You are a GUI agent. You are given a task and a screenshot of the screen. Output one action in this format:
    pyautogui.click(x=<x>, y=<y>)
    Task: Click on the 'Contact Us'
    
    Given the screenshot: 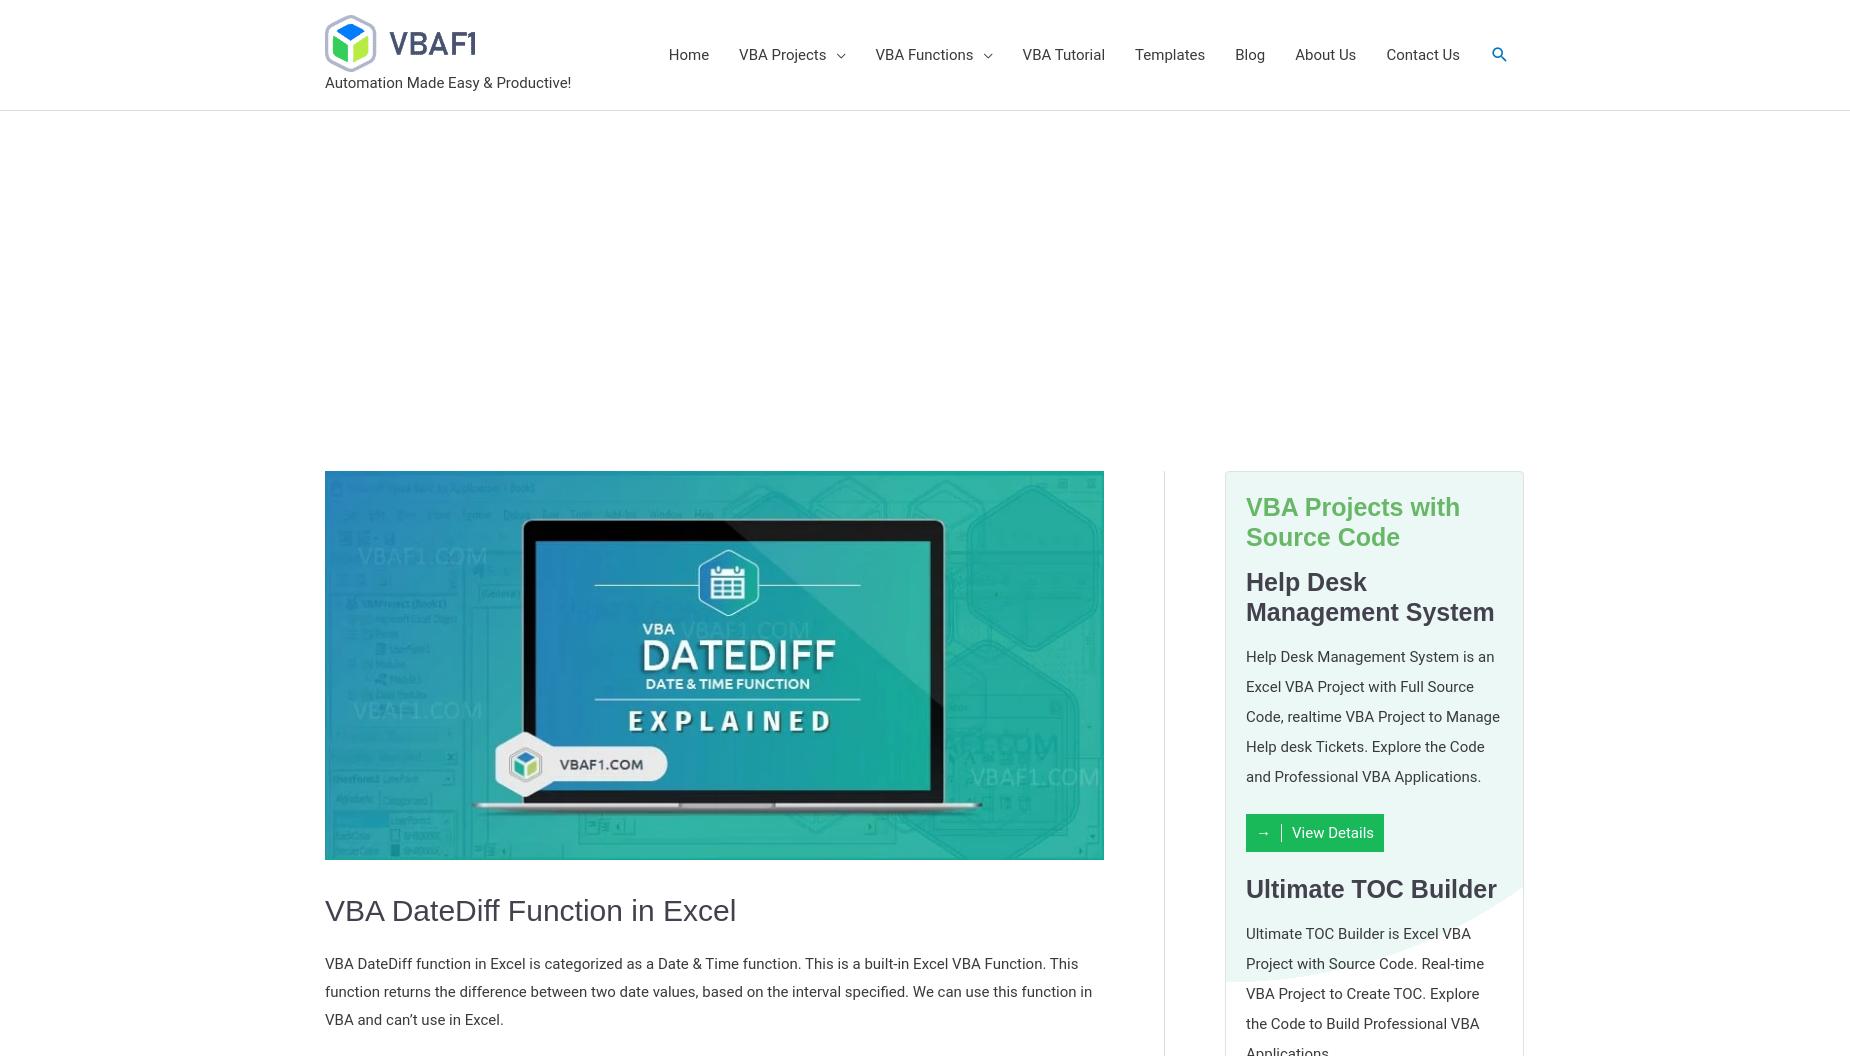 What is the action you would take?
    pyautogui.click(x=1423, y=53)
    